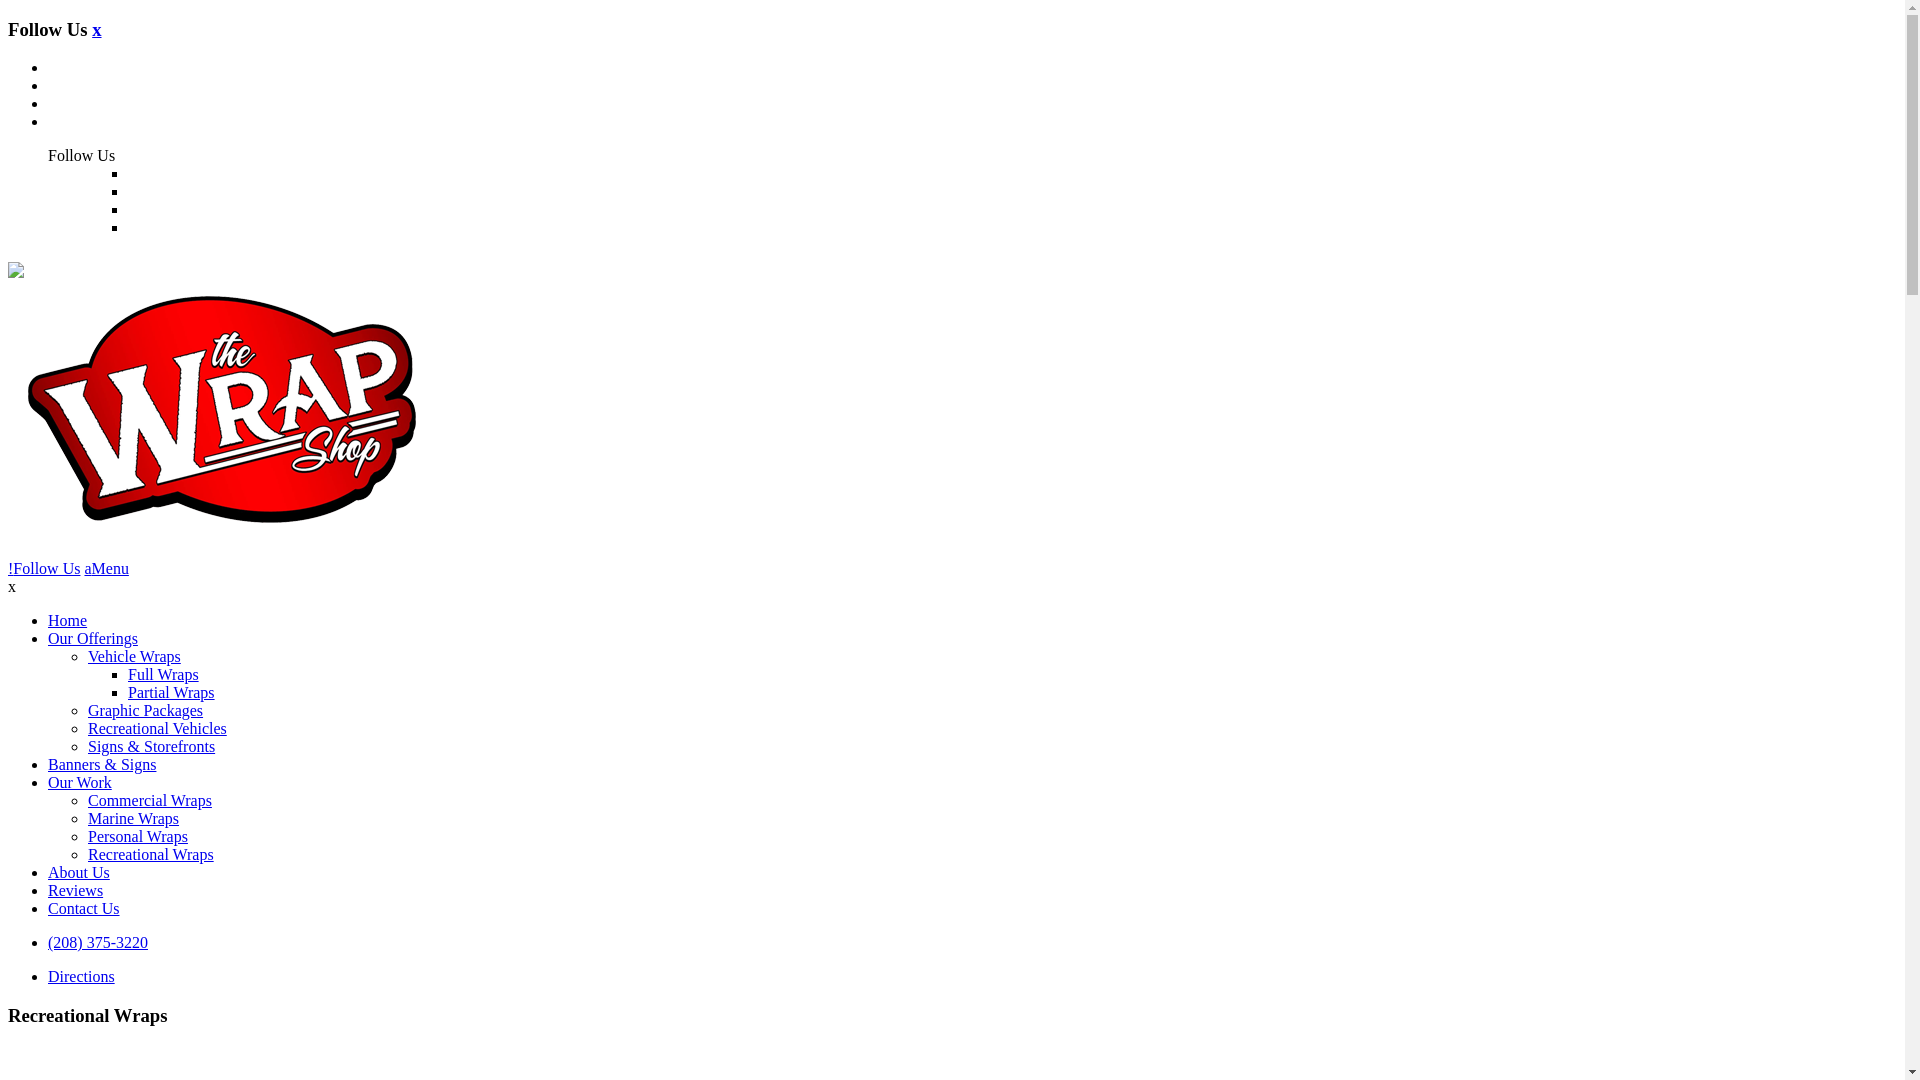 The height and width of the screenshot is (1080, 1920). I want to click on 'Personal Wraps', so click(137, 836).